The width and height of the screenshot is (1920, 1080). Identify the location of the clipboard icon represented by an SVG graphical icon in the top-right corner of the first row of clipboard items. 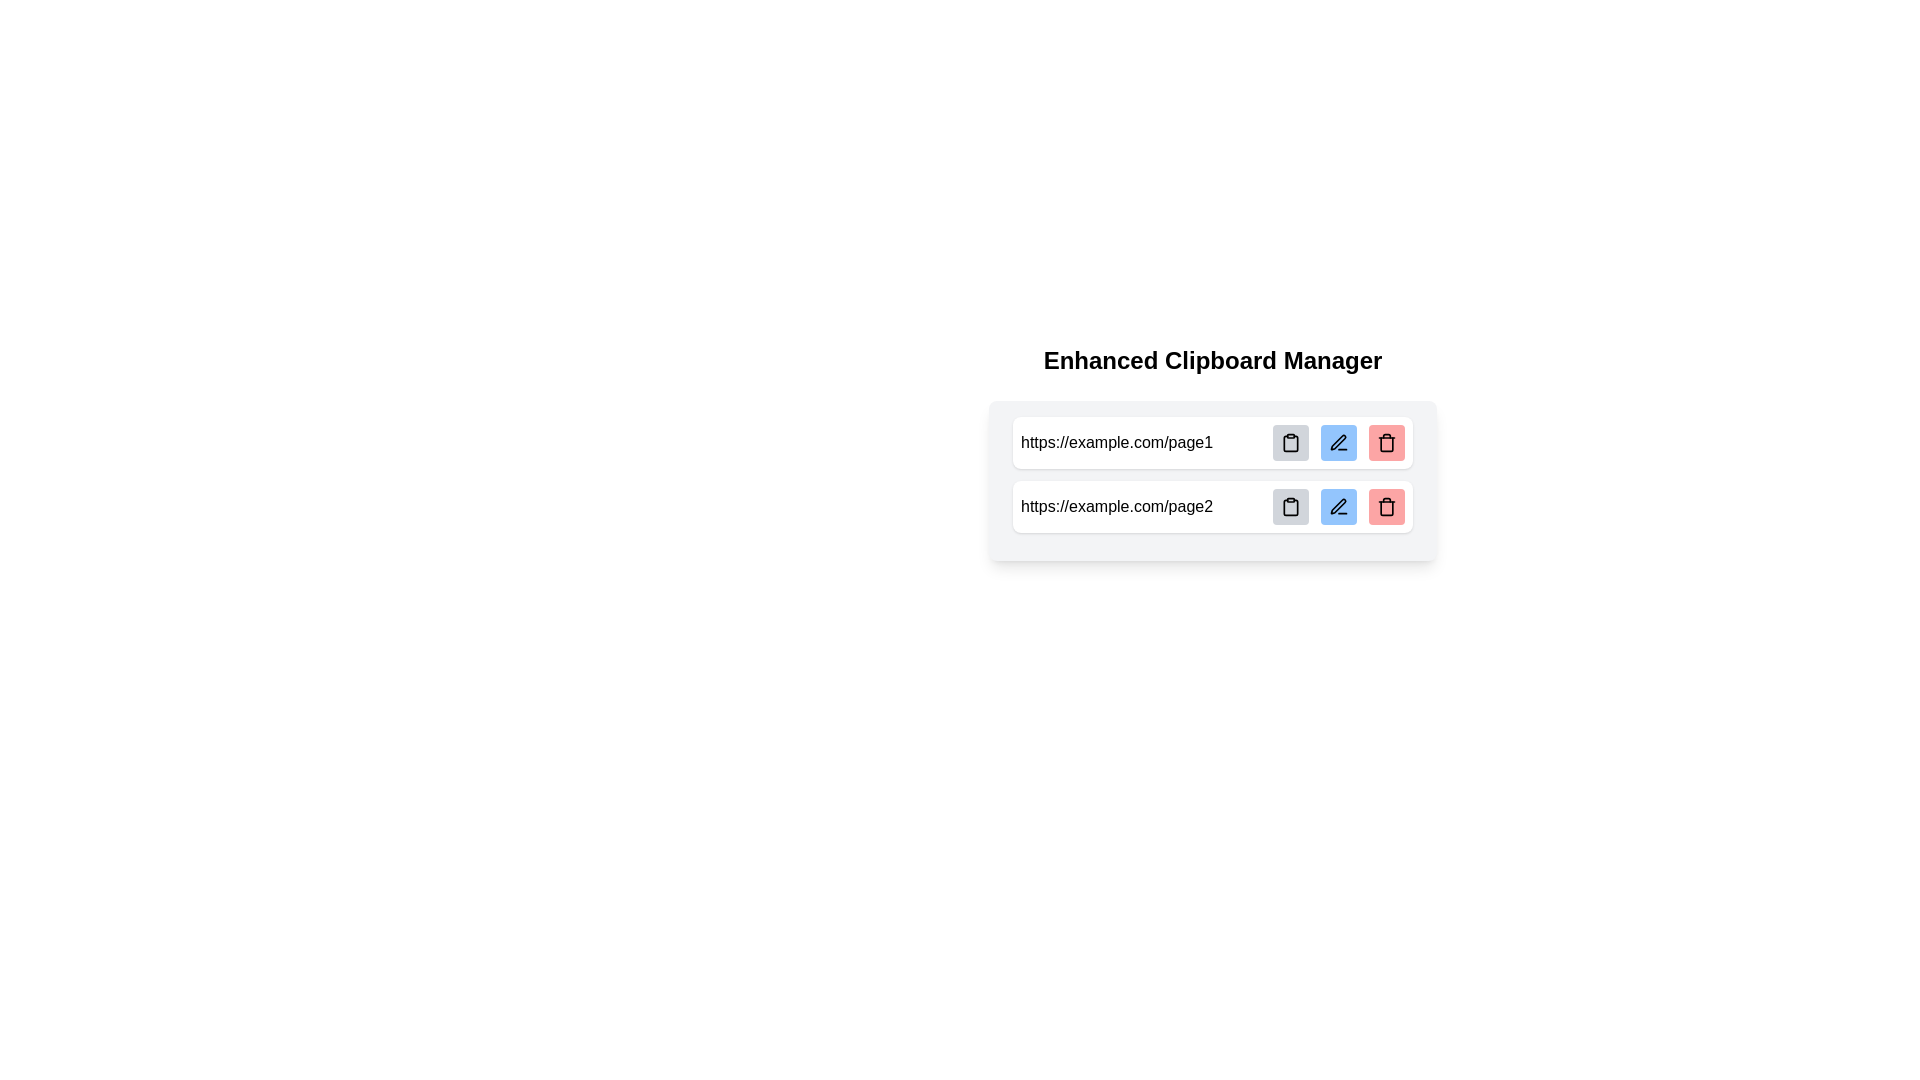
(1291, 505).